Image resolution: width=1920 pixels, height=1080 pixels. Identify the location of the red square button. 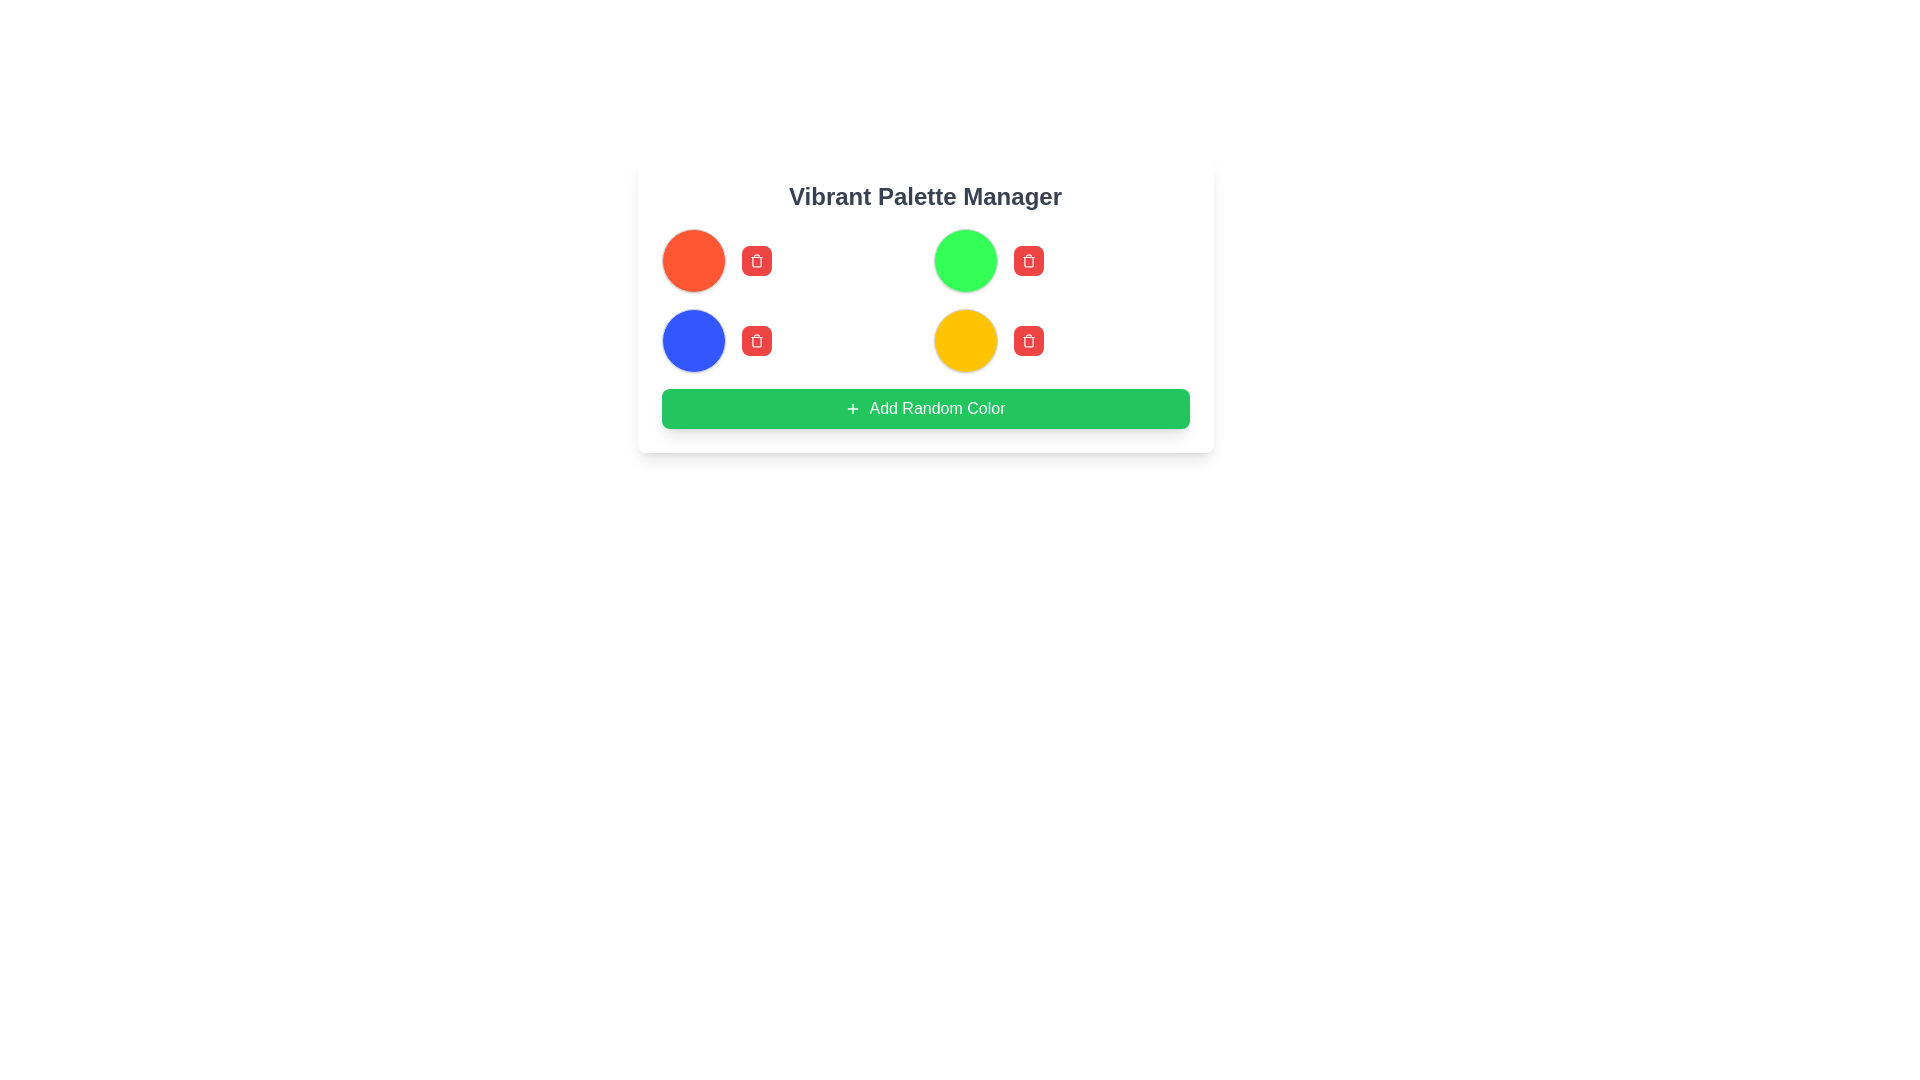
(1060, 339).